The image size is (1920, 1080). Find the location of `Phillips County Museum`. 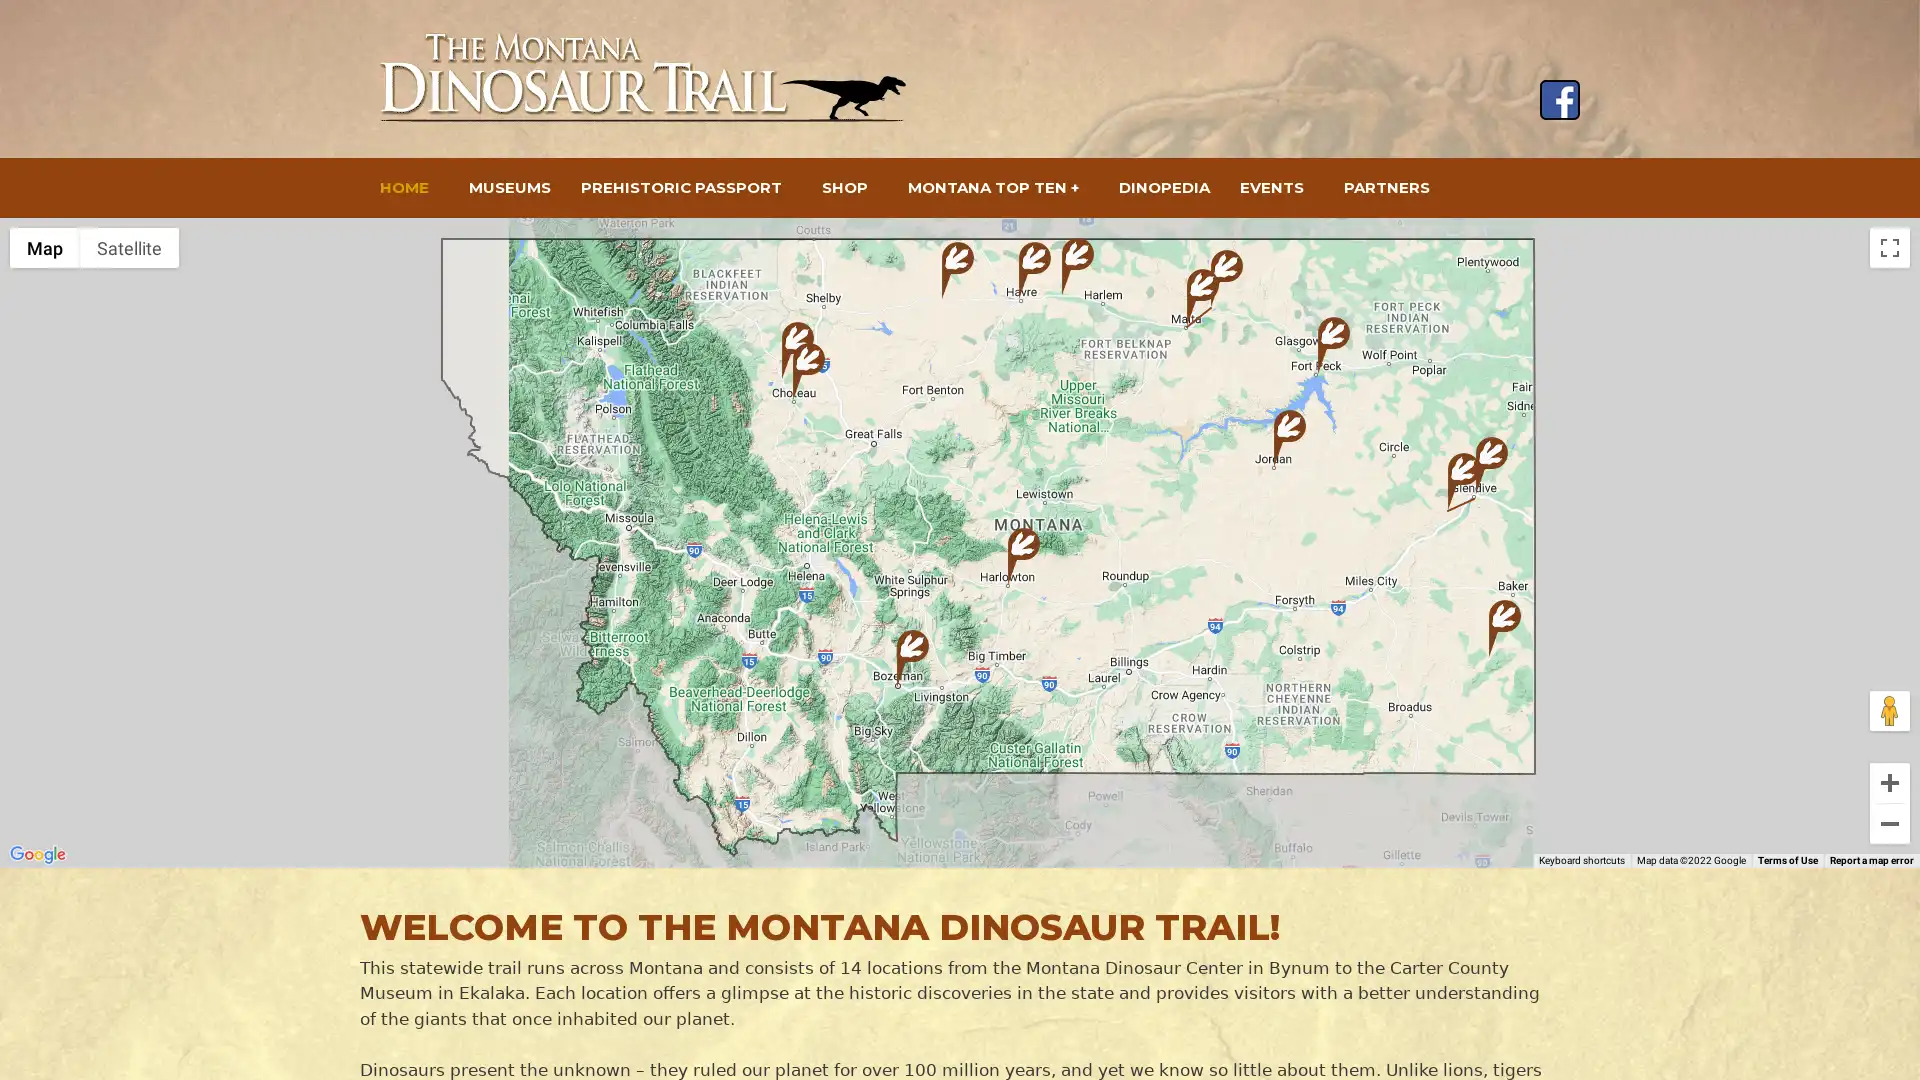

Phillips County Museum is located at coordinates (1226, 278).